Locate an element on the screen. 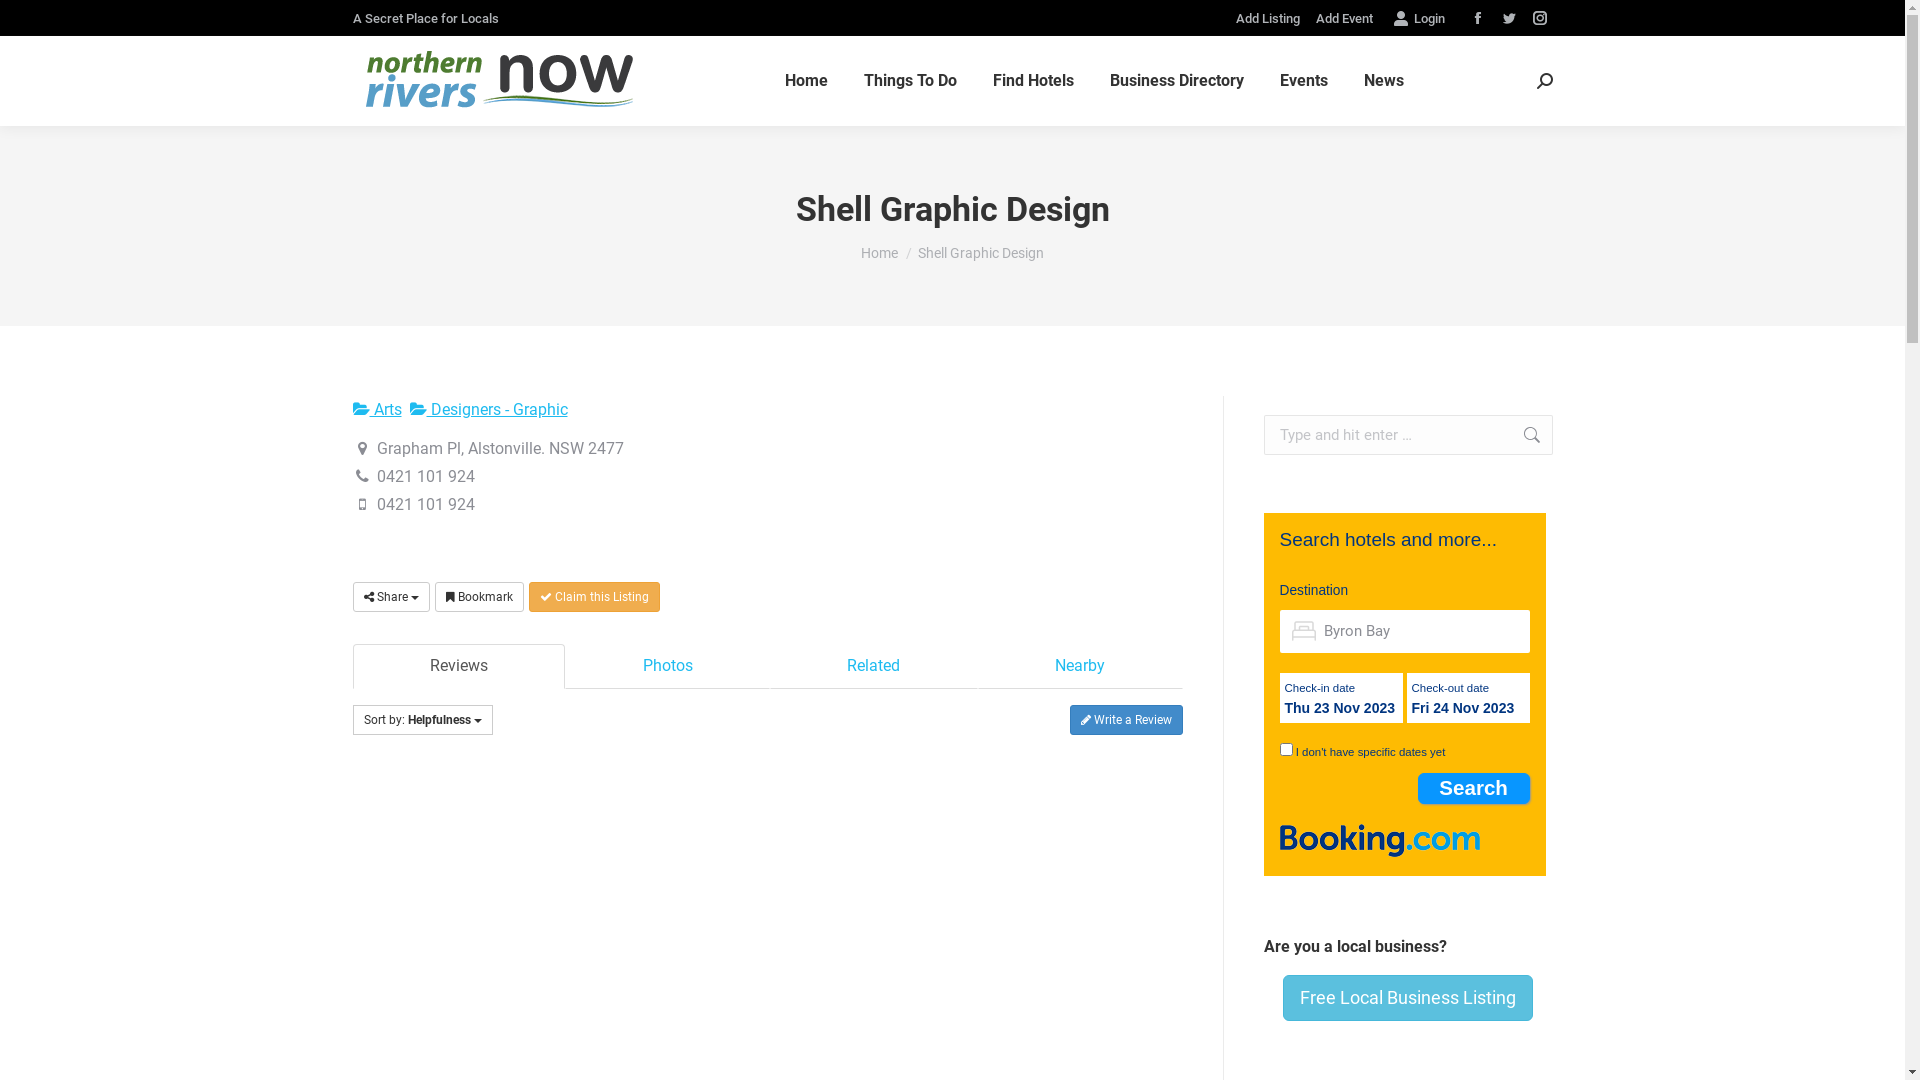 The width and height of the screenshot is (1920, 1080). 'Find Hotels' is located at coordinates (988, 80).